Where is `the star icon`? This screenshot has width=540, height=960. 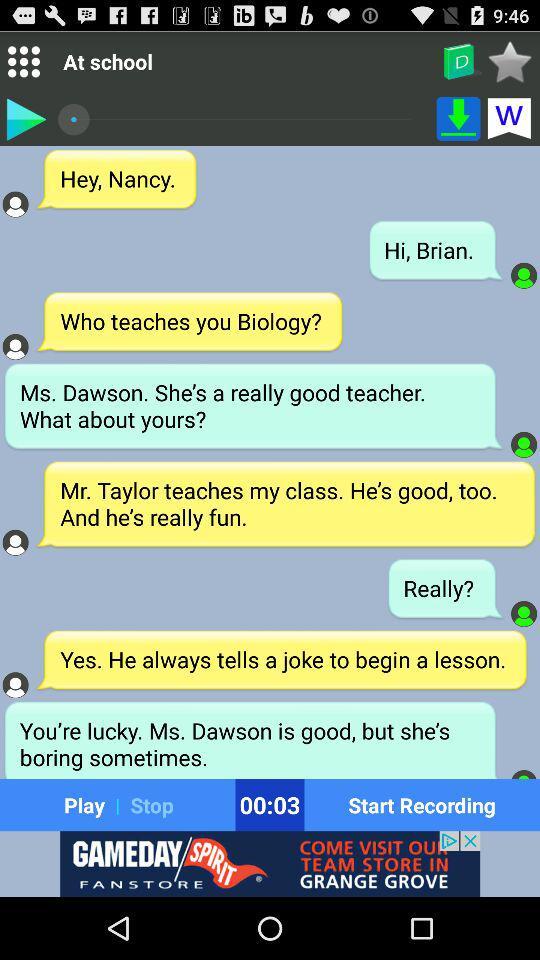
the star icon is located at coordinates (509, 65).